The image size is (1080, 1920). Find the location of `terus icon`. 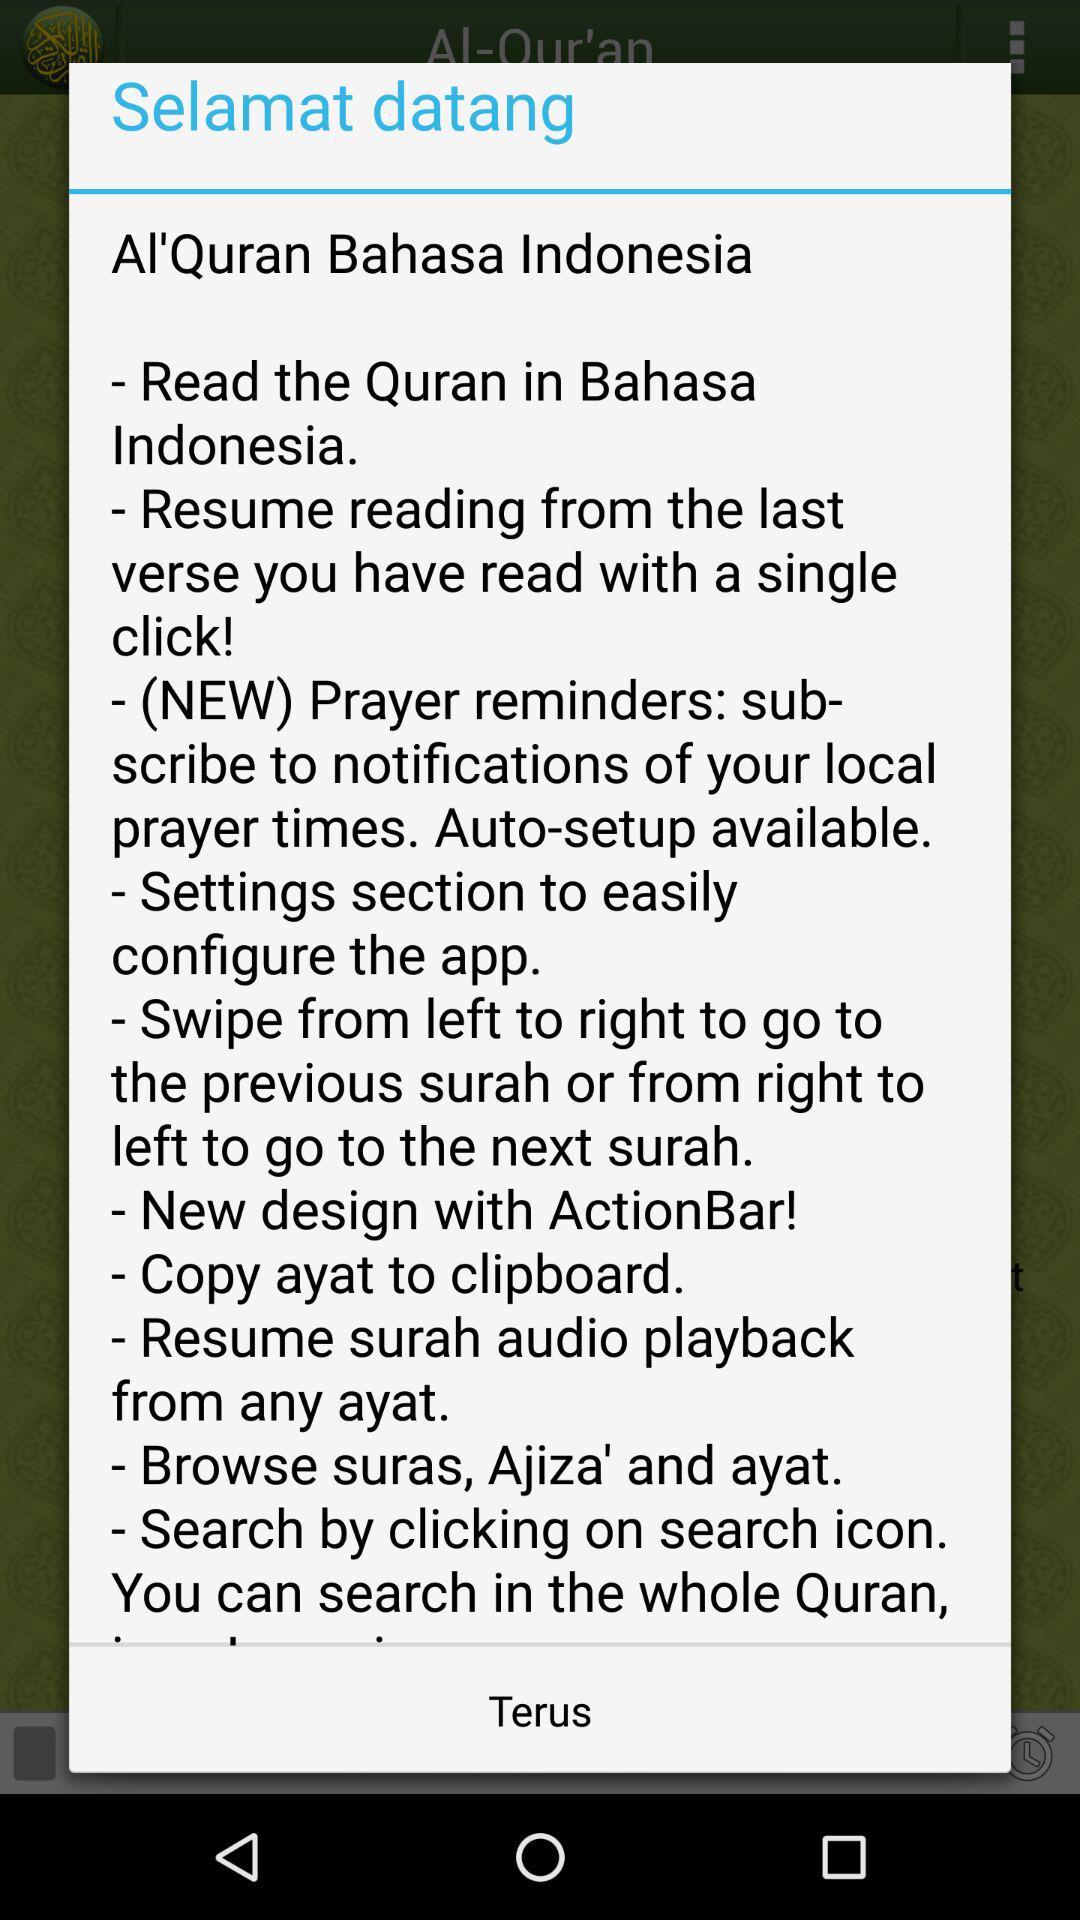

terus icon is located at coordinates (540, 1708).